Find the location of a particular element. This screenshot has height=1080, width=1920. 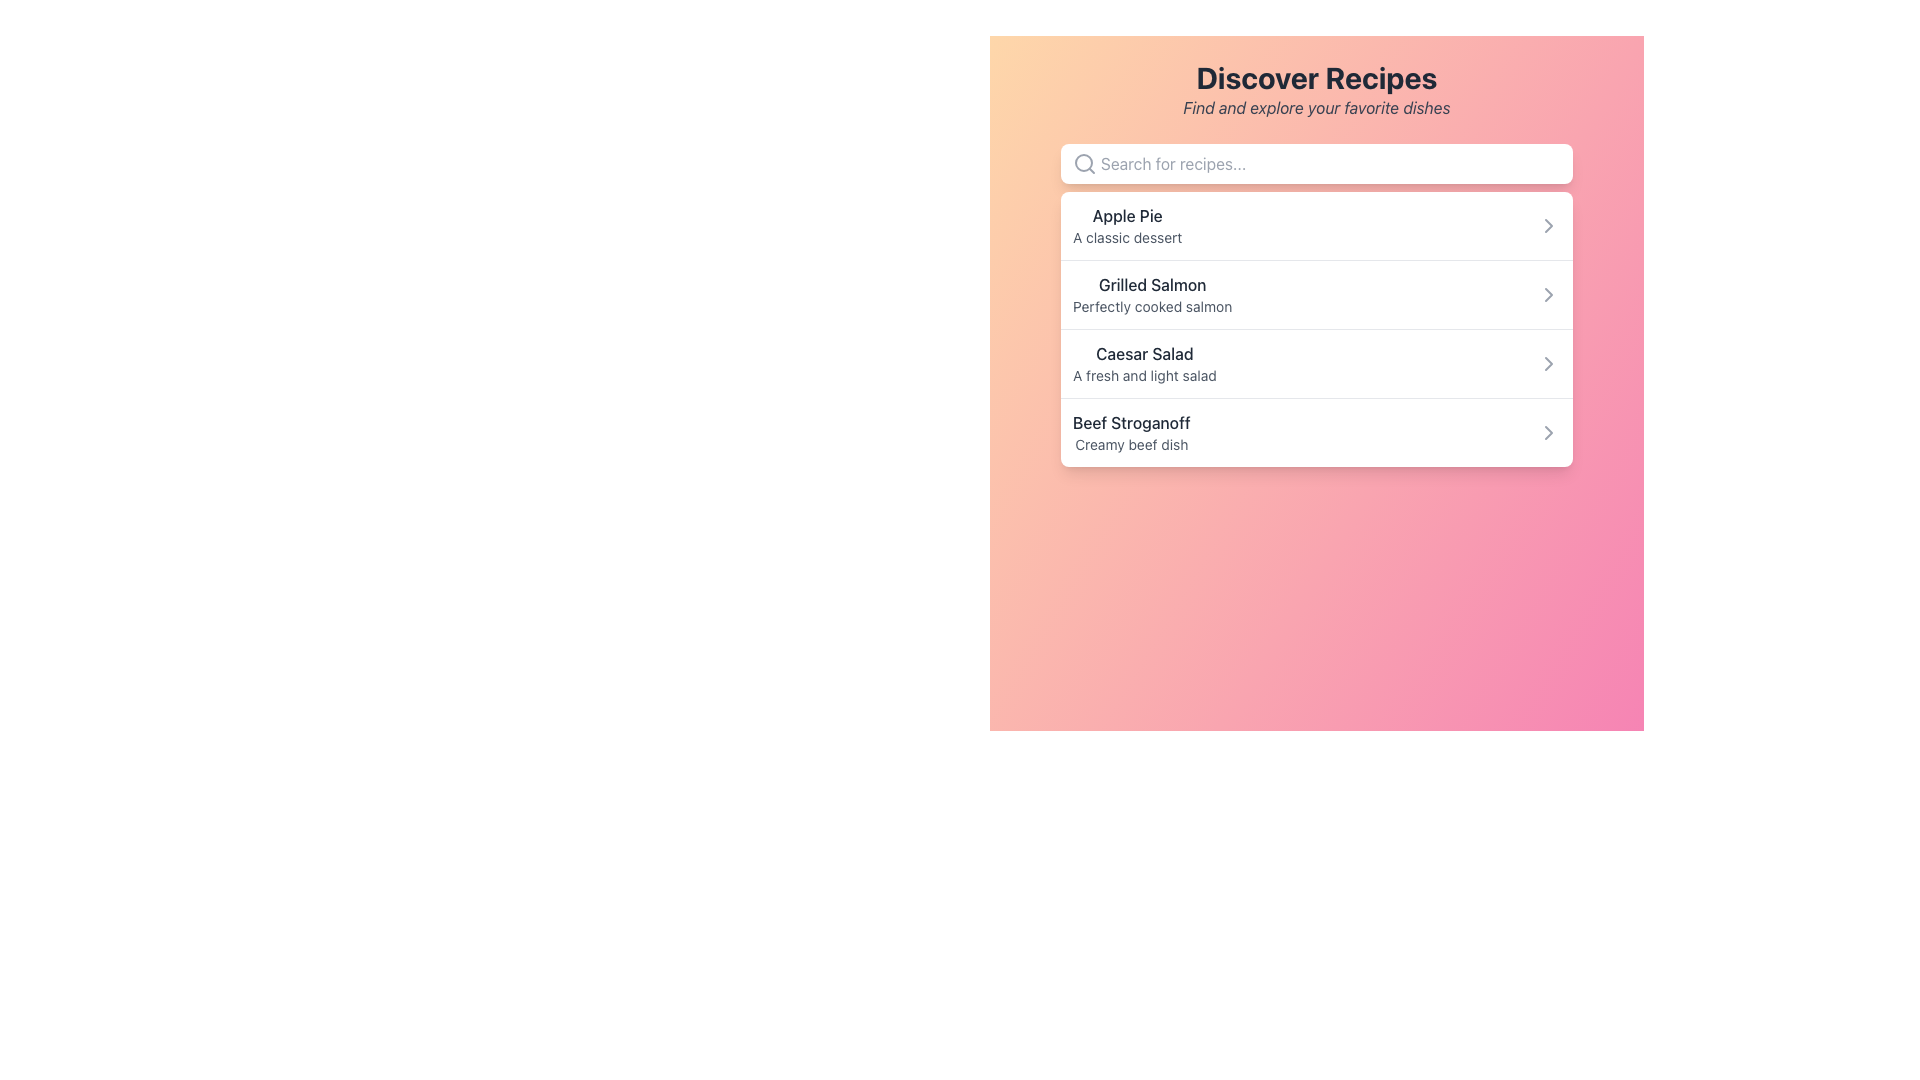

the decorative circle element that indicates the purpose of the search input field, which is part of the magnifying glass icon is located at coordinates (1083, 161).